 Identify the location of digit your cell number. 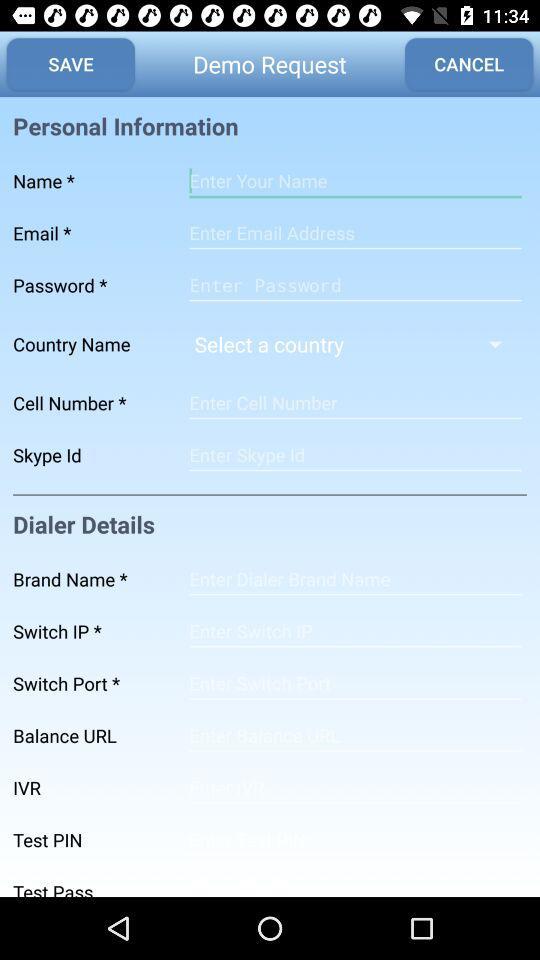
(354, 402).